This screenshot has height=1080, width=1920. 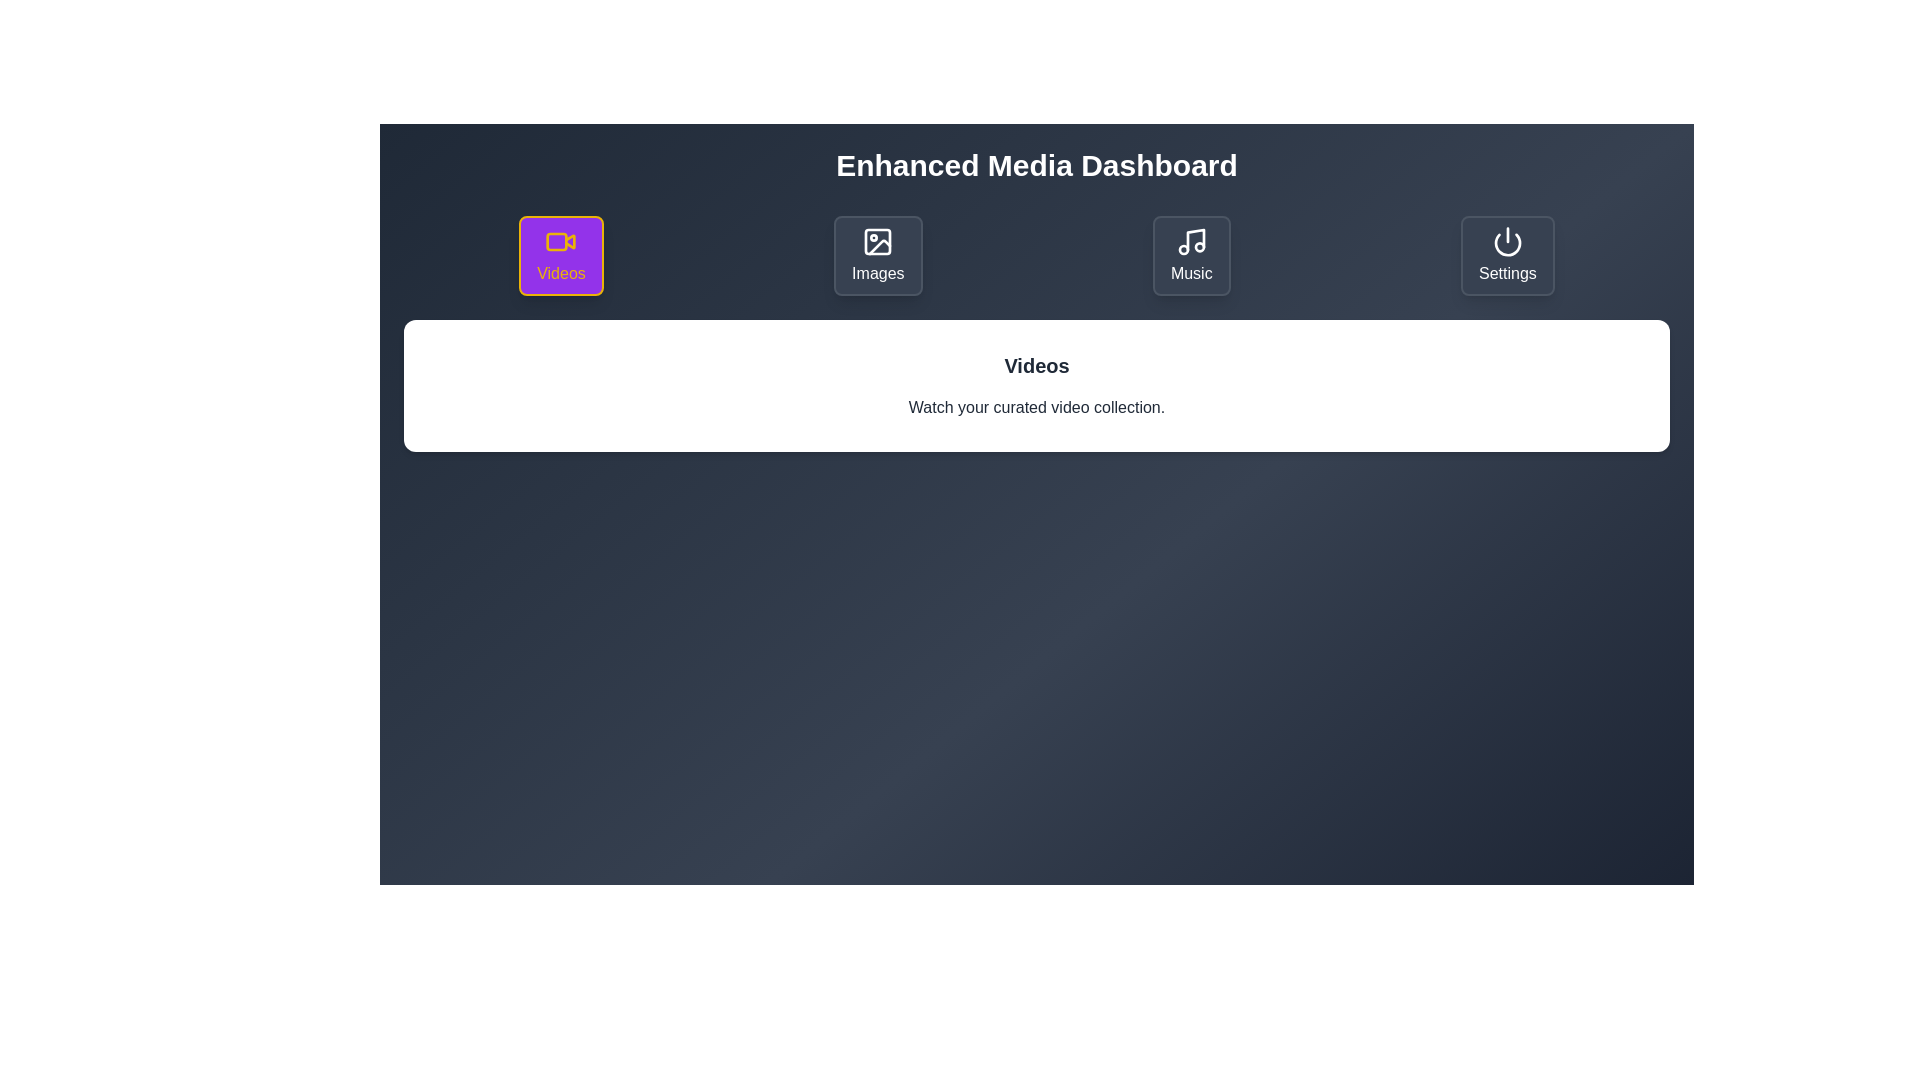 What do you see at coordinates (878, 254) in the screenshot?
I see `the Images tab to switch to its content` at bounding box center [878, 254].